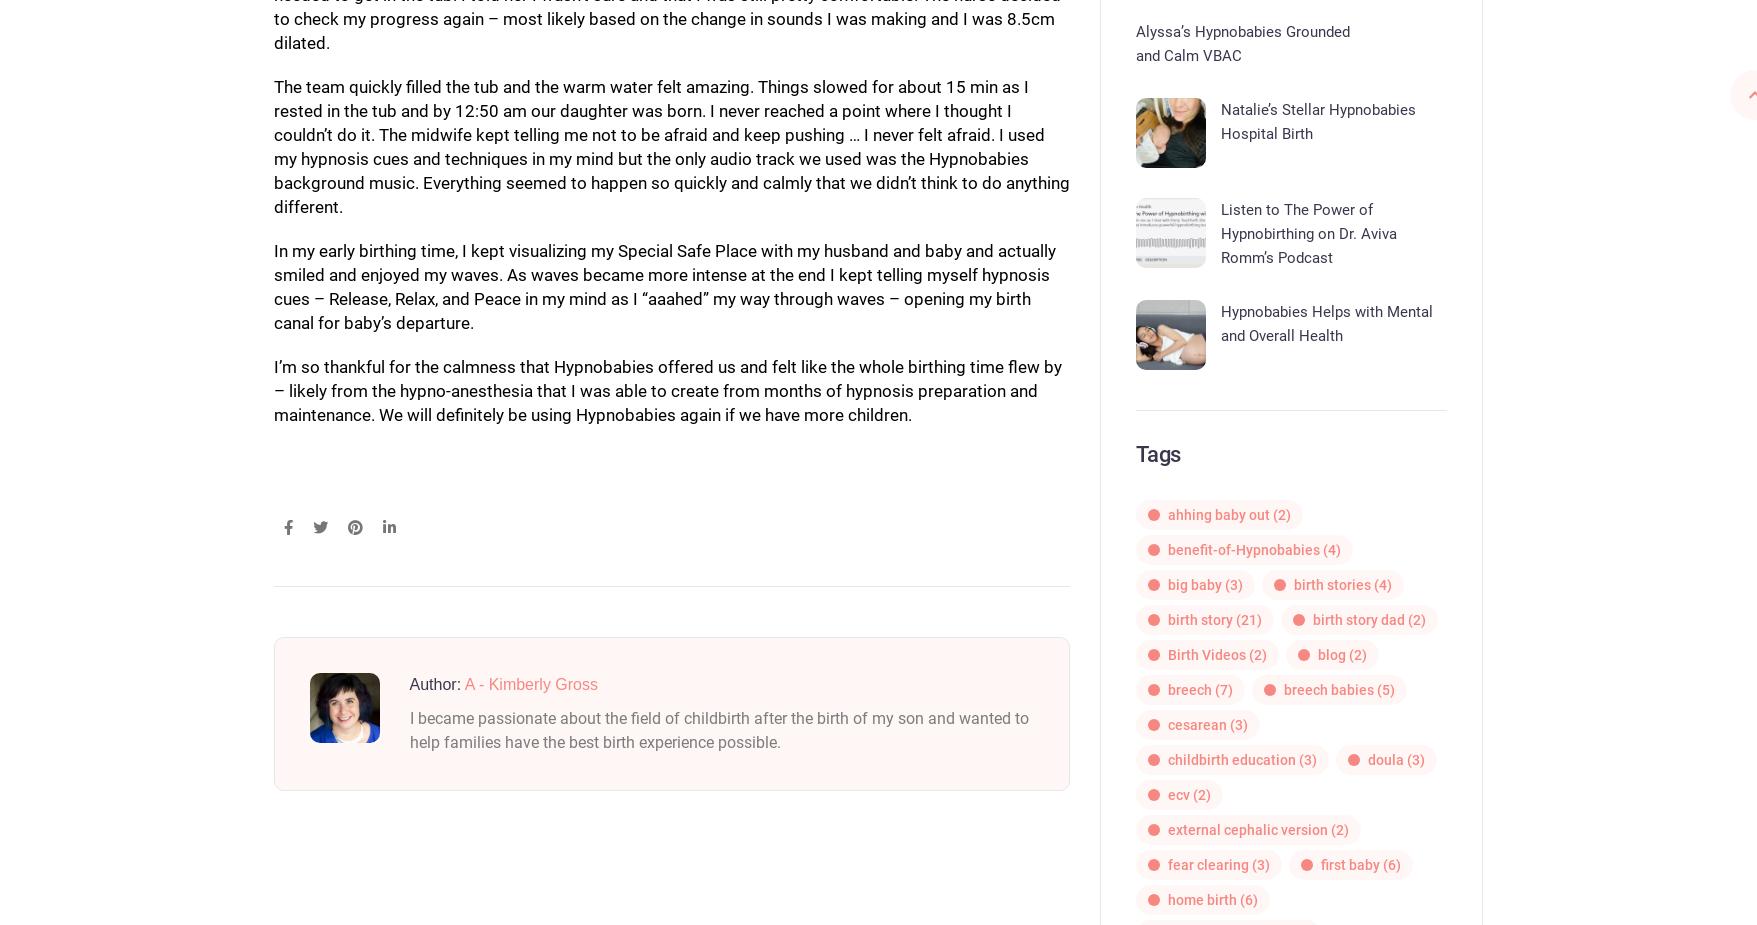 Image resolution: width=1757 pixels, height=925 pixels. I want to click on 'The team quickly filled the tub and the warm water felt amazing. Things slowed for about 15 min as I rested in the tub and by 12:50 am our daughter was born. I never reached a point where I thought I couldn’t do it. The midwife kept telling me not to be afraid and keep pushing … I never felt afraid. I used my hypnosis cues and techniques in my mind but the only audio track we used was the Hypnobabies background music. Everything seemed to happen so quickly and calmly that we didn’t think to do anything different.', so click(669, 144).